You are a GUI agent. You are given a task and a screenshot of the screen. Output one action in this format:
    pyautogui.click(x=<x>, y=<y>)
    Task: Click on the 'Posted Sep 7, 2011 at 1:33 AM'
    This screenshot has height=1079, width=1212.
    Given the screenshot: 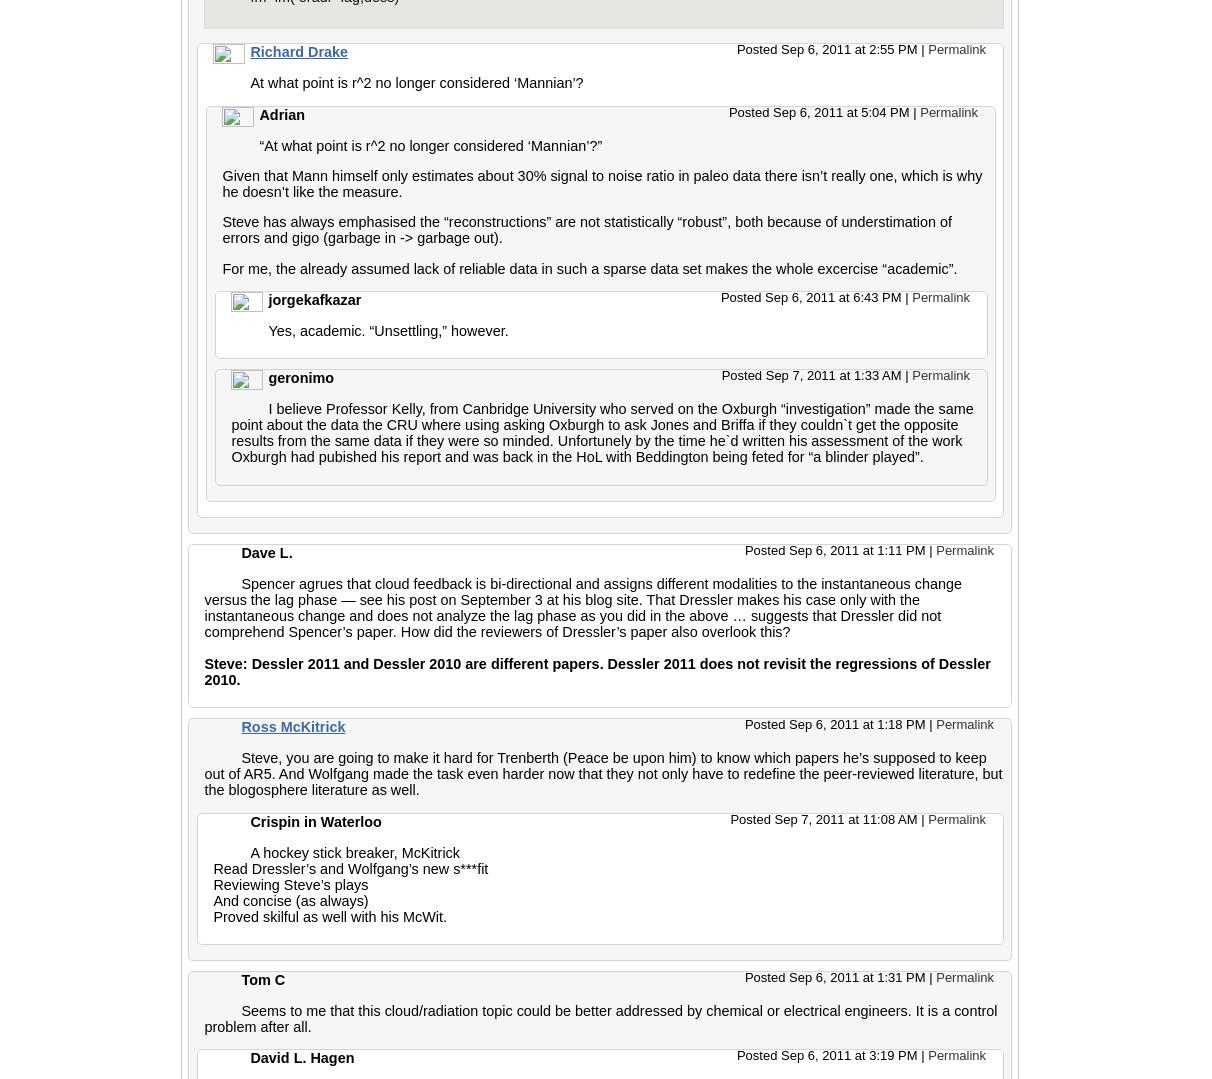 What is the action you would take?
    pyautogui.click(x=812, y=374)
    